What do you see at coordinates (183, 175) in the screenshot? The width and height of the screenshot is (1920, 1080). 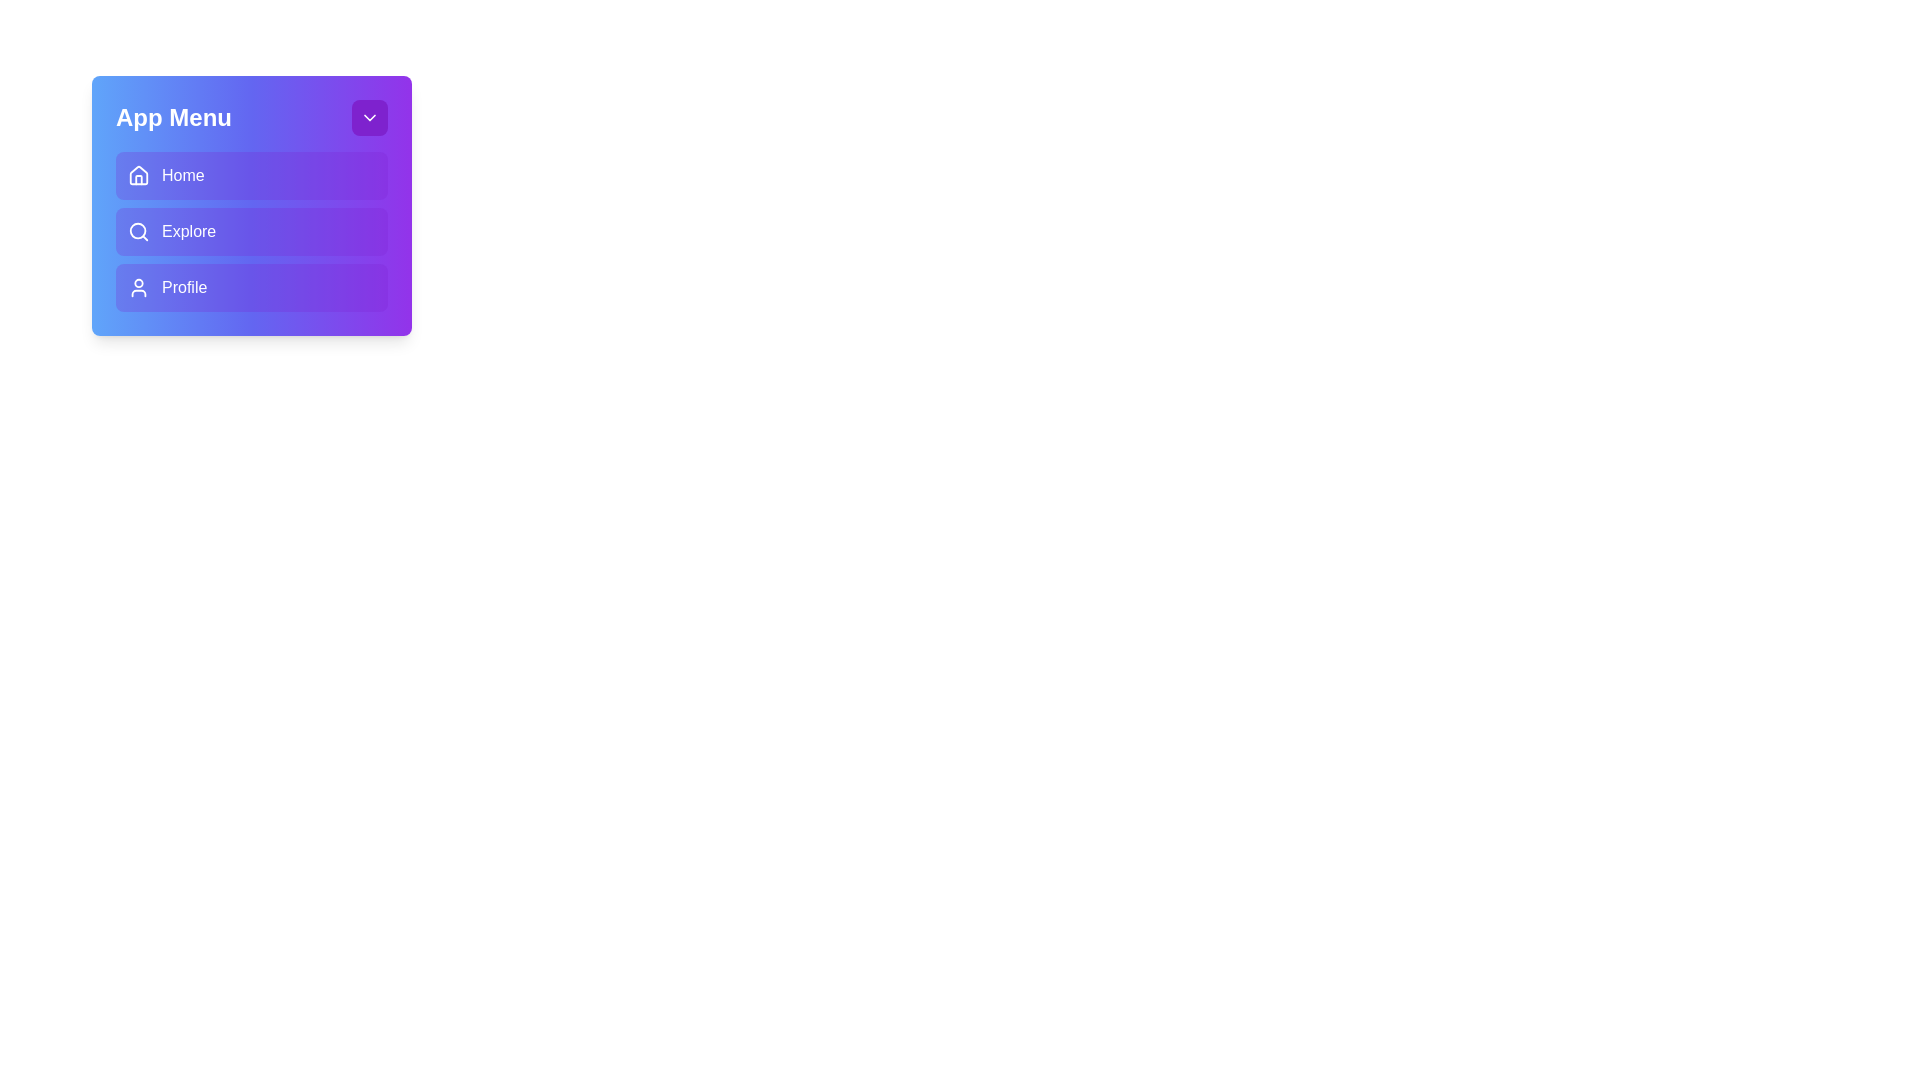 I see `the 'Home' text label in the navigation menu` at bounding box center [183, 175].